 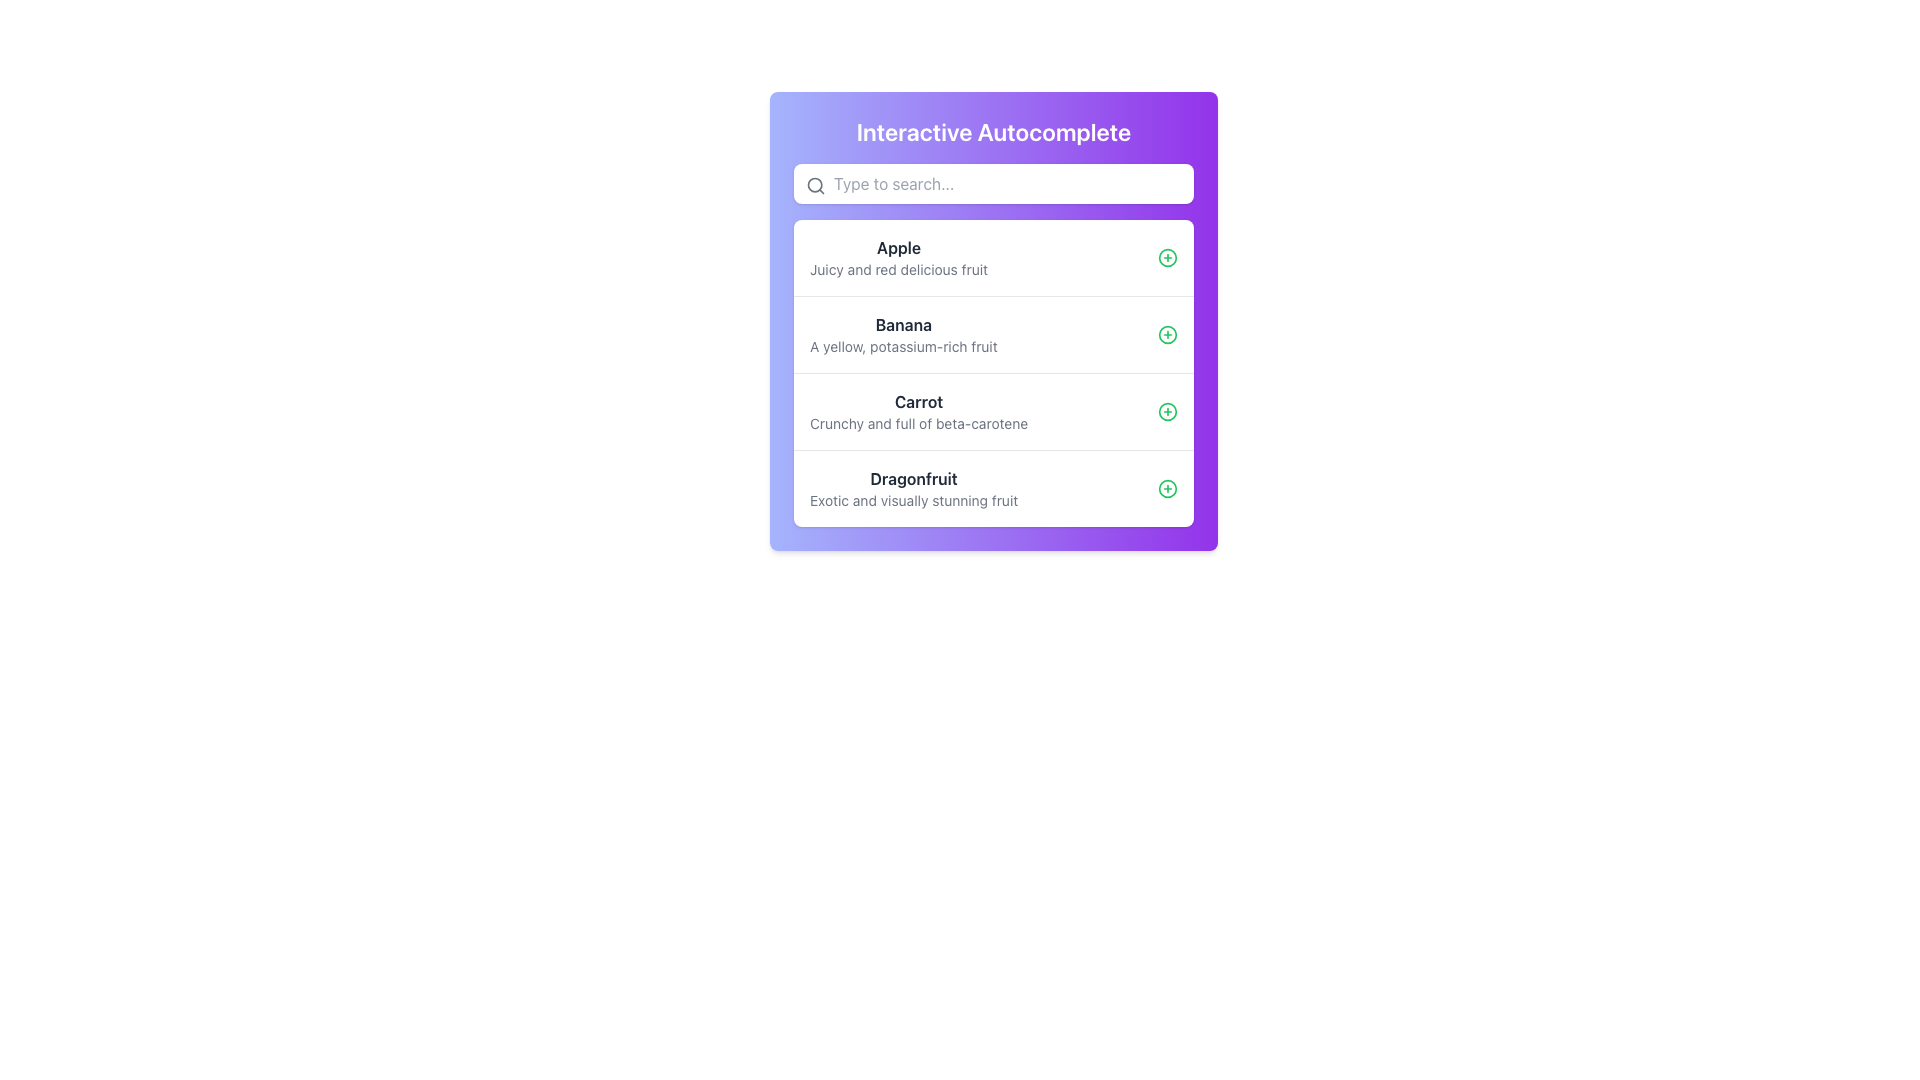 What do you see at coordinates (1167, 257) in the screenshot?
I see `the central circle of the 'add' button associated with the 'Apple' item in the SVG graphic` at bounding box center [1167, 257].